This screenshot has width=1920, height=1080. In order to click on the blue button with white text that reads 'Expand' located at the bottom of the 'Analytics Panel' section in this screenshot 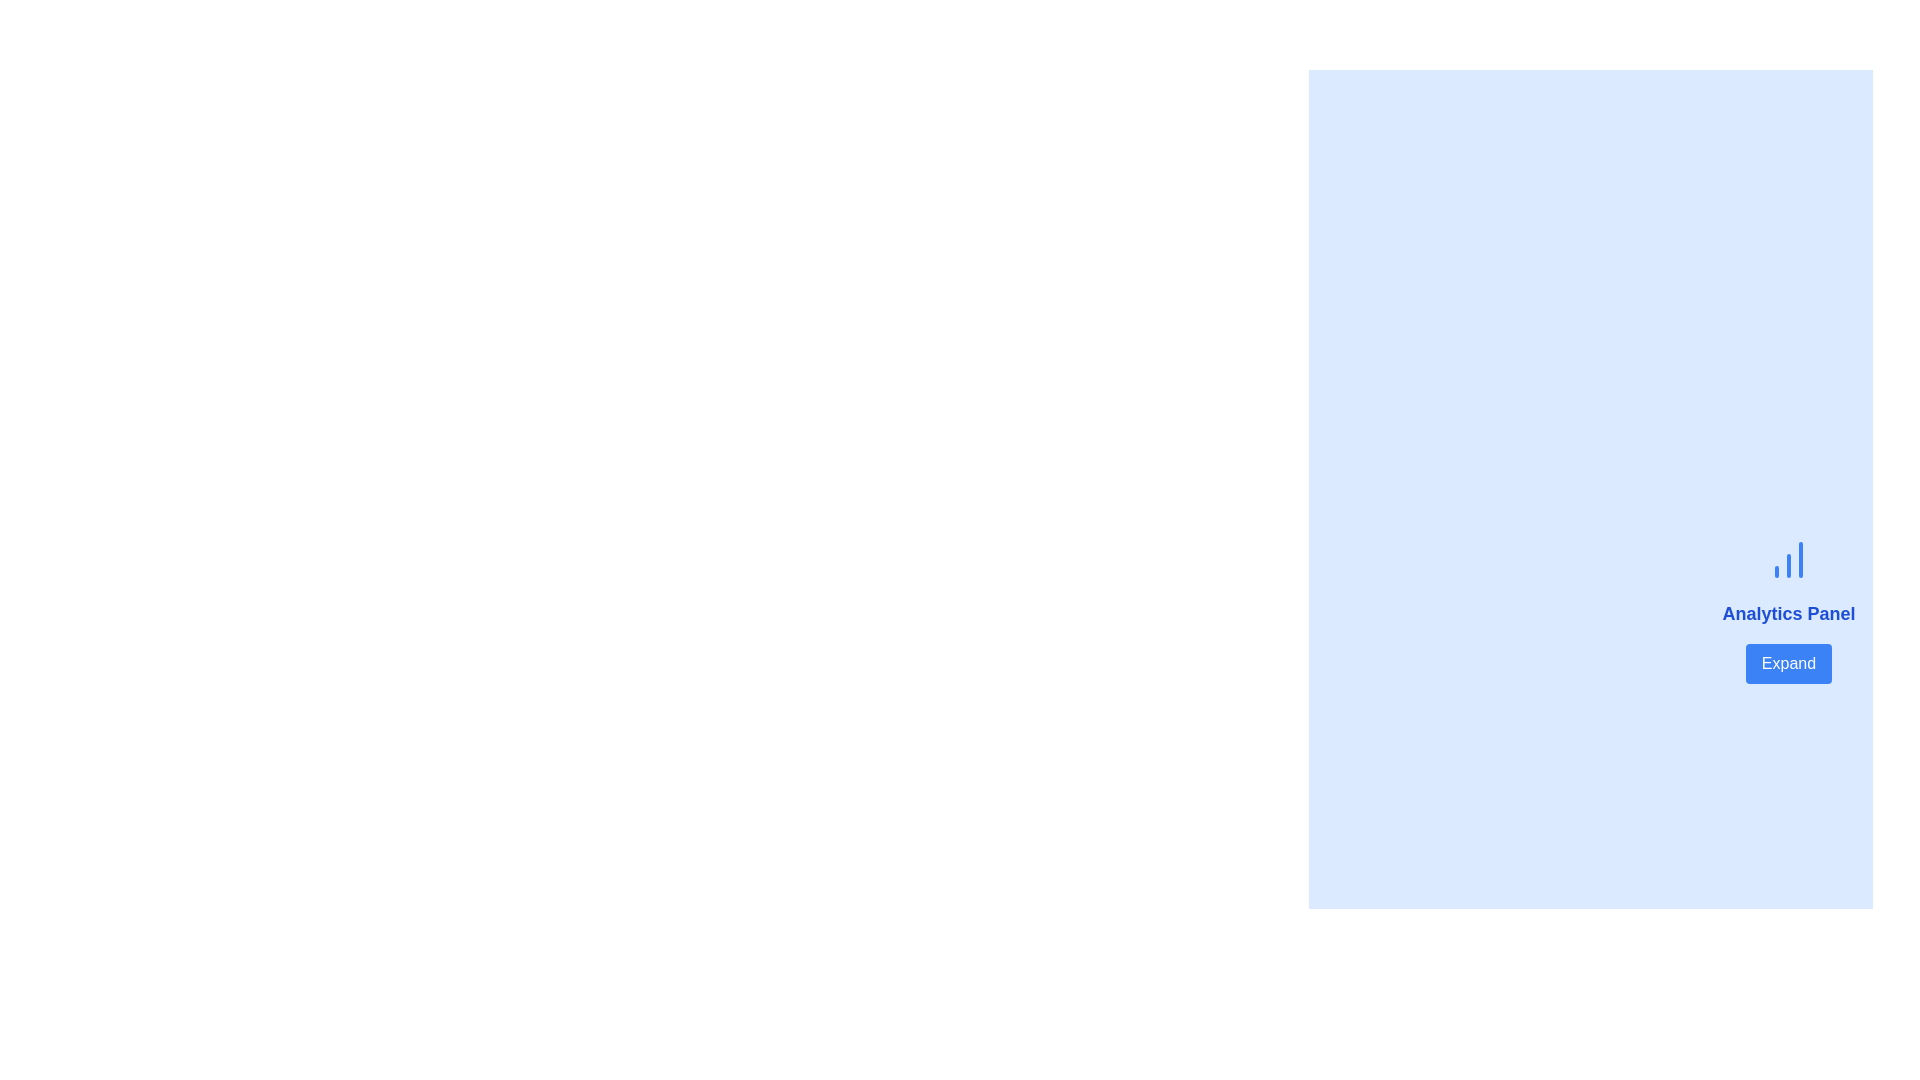, I will do `click(1788, 663)`.